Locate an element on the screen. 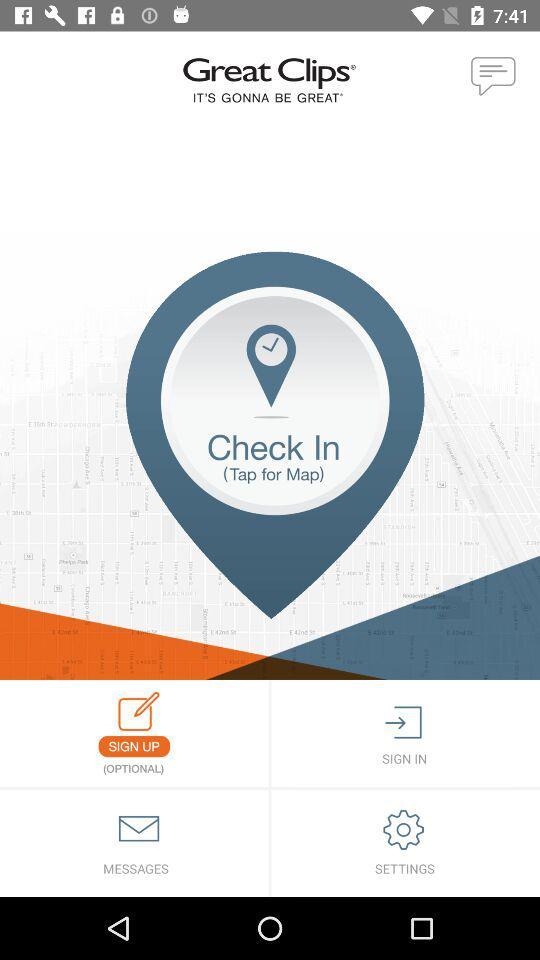  sign in is located at coordinates (405, 732).